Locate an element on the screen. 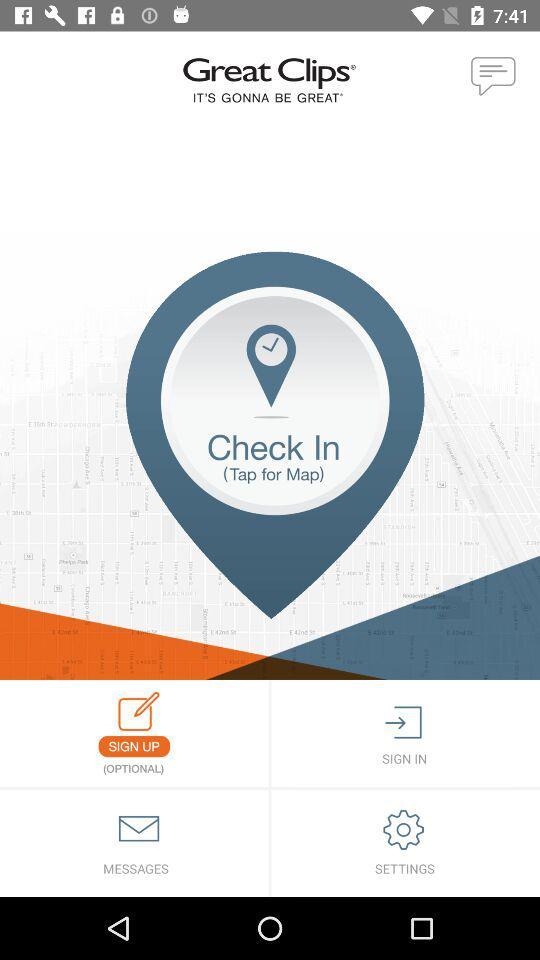  sign in is located at coordinates (405, 732).